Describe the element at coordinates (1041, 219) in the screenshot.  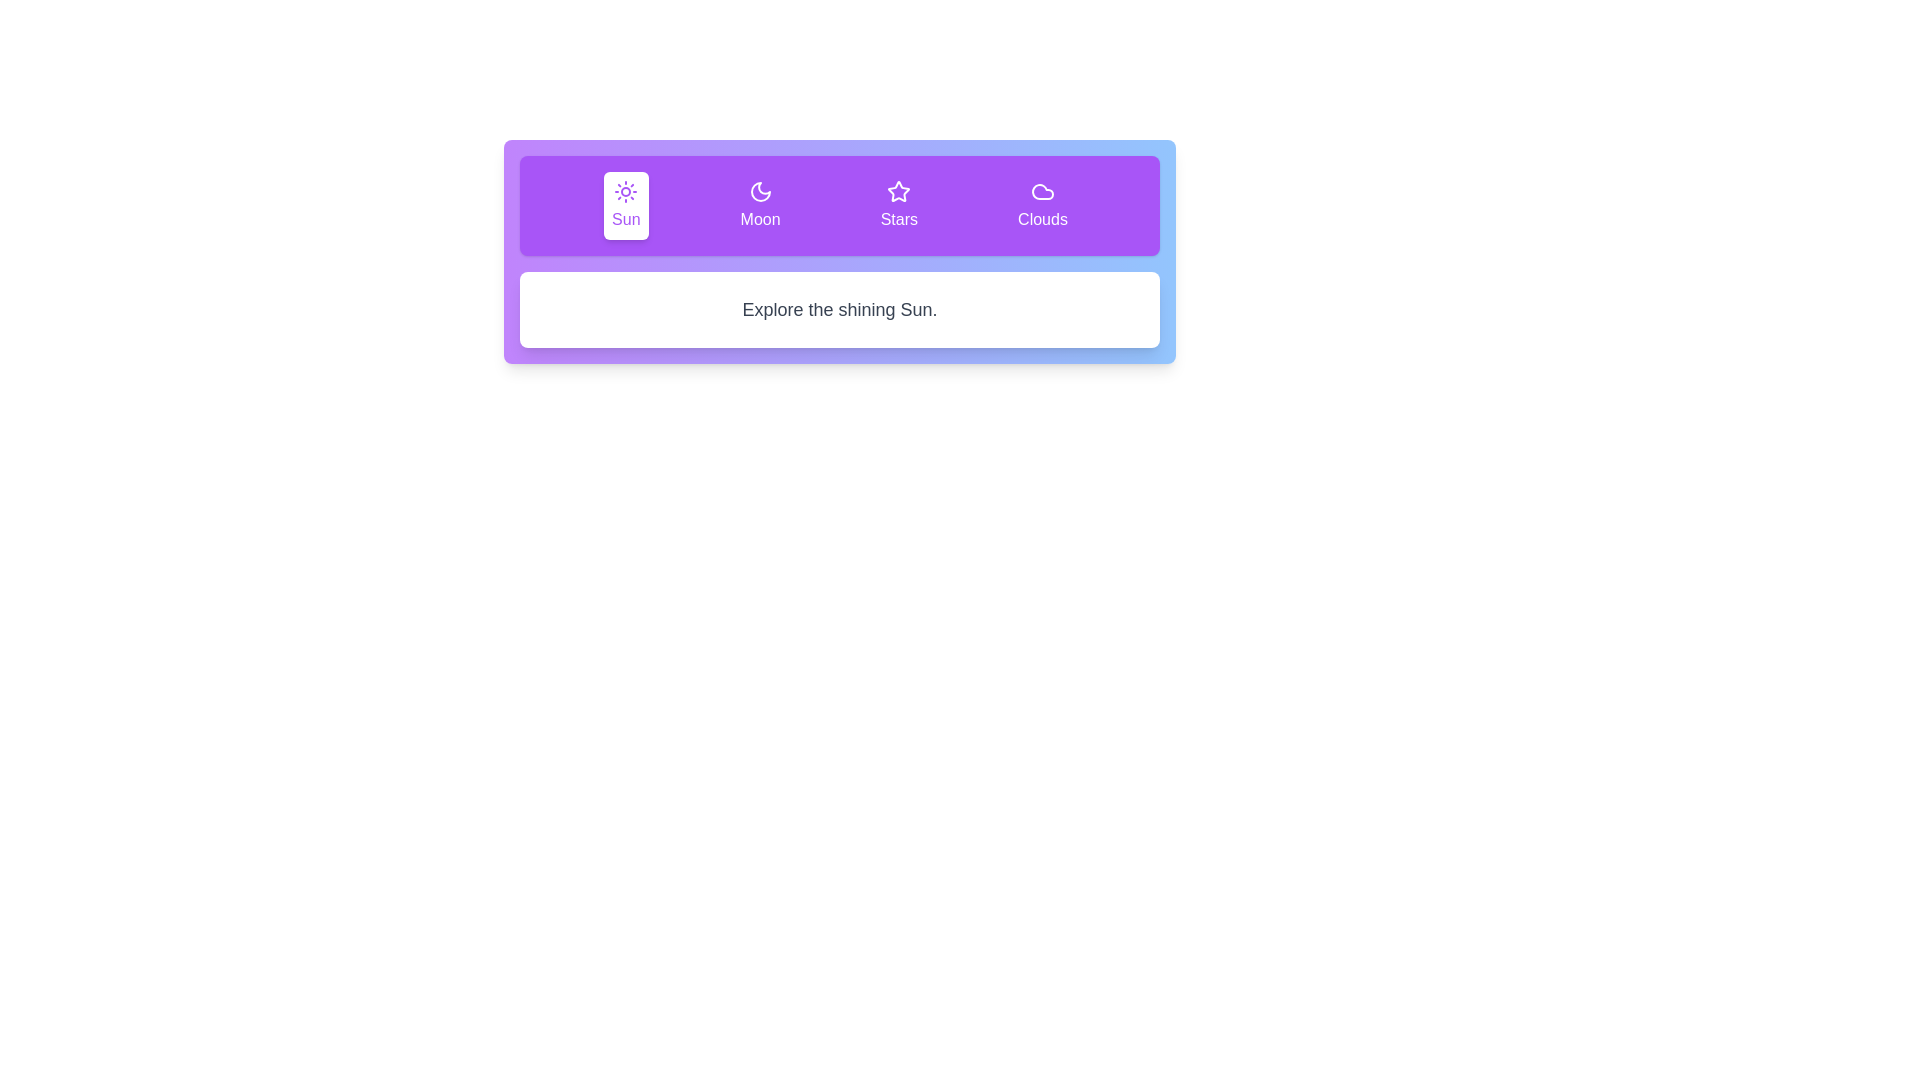
I see `text label displaying 'Clouds' which is located centrally in the navigation bar on a purple background` at that location.